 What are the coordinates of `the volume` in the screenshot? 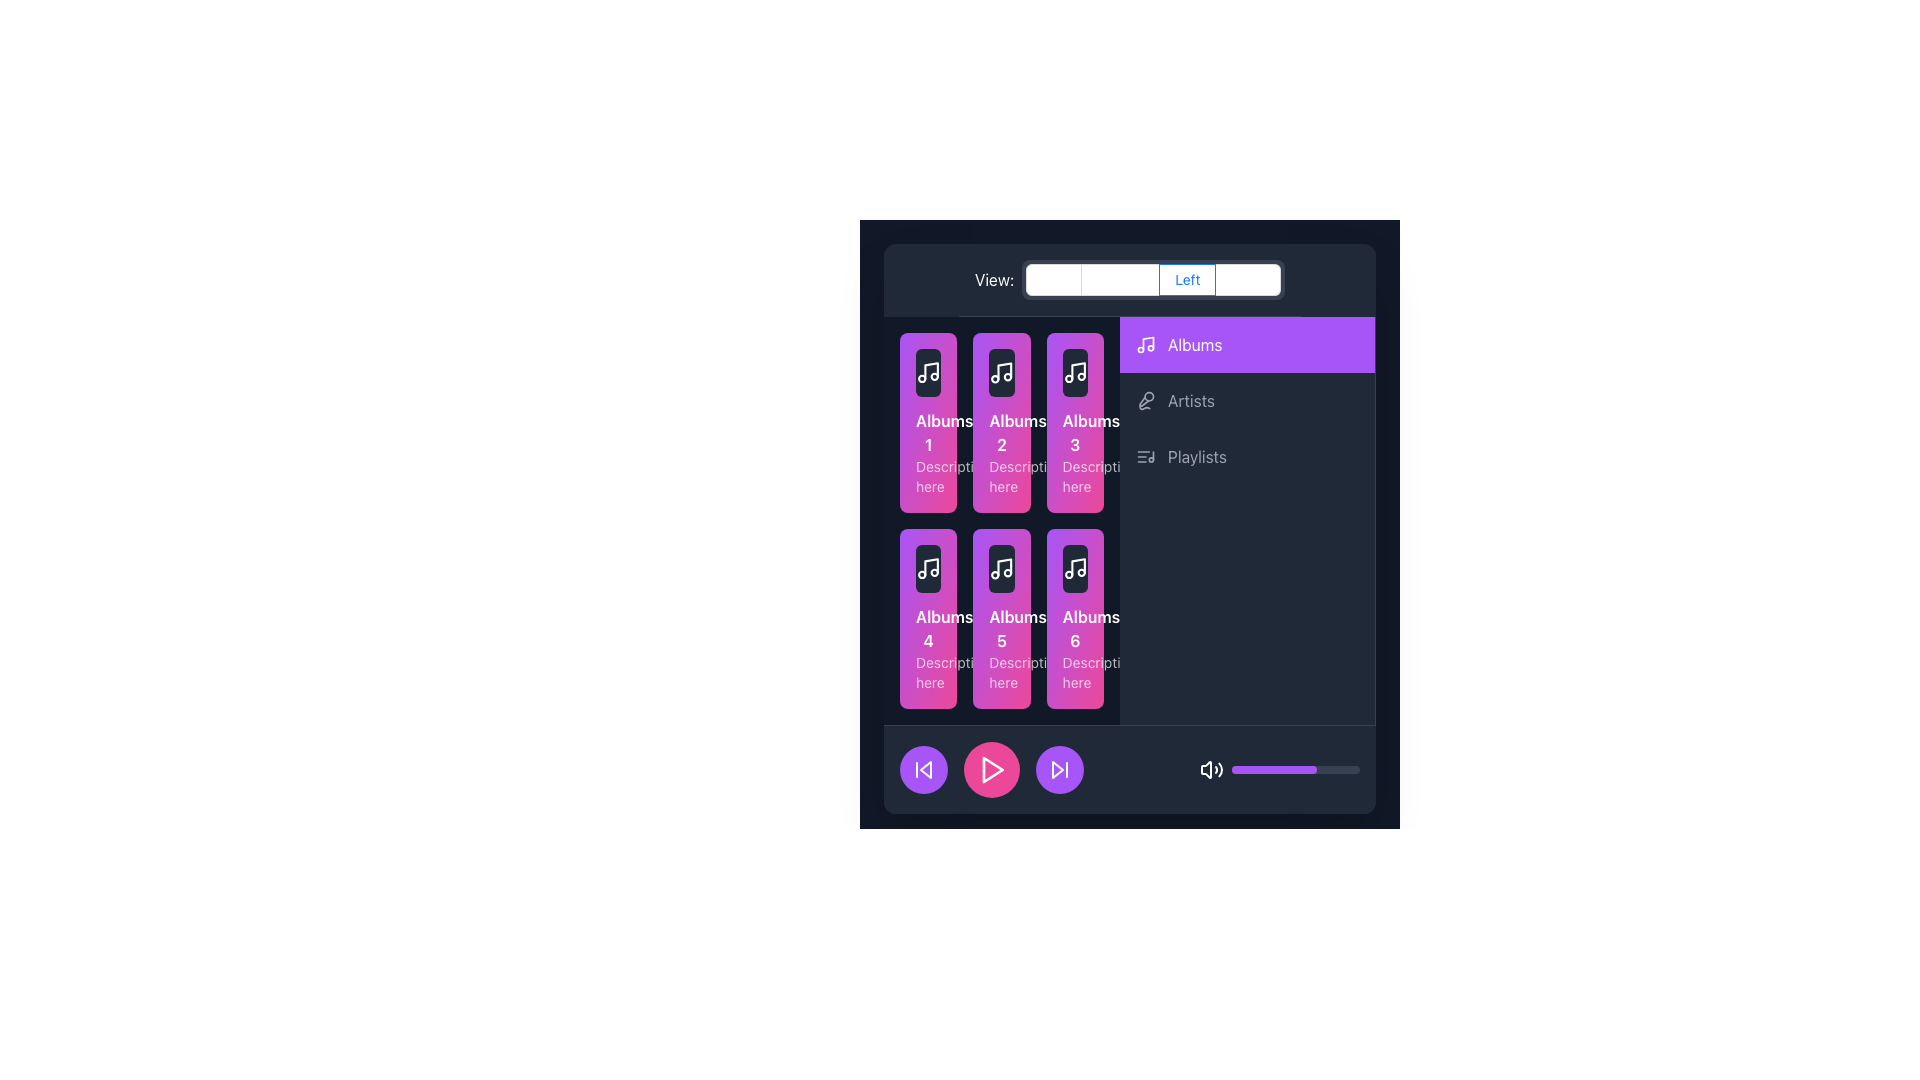 It's located at (1270, 769).